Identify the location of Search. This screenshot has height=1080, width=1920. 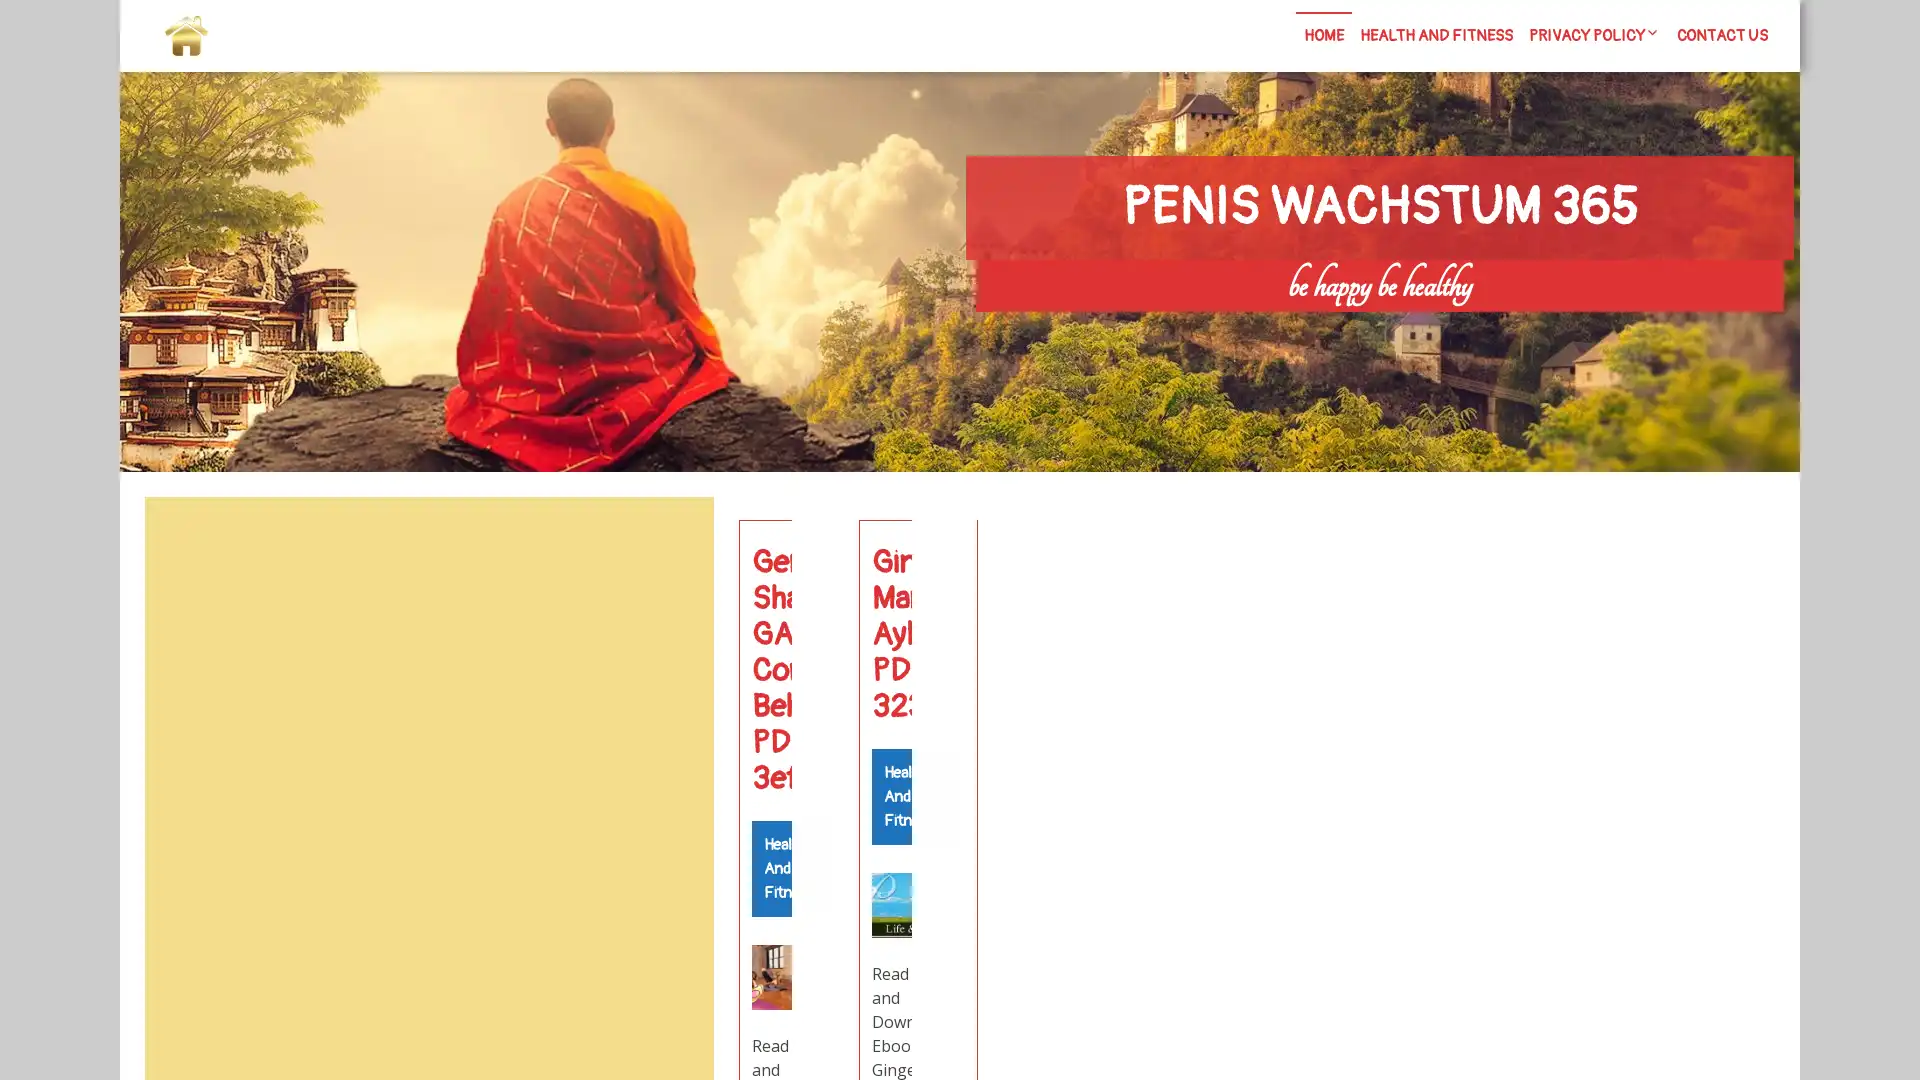
(1557, 327).